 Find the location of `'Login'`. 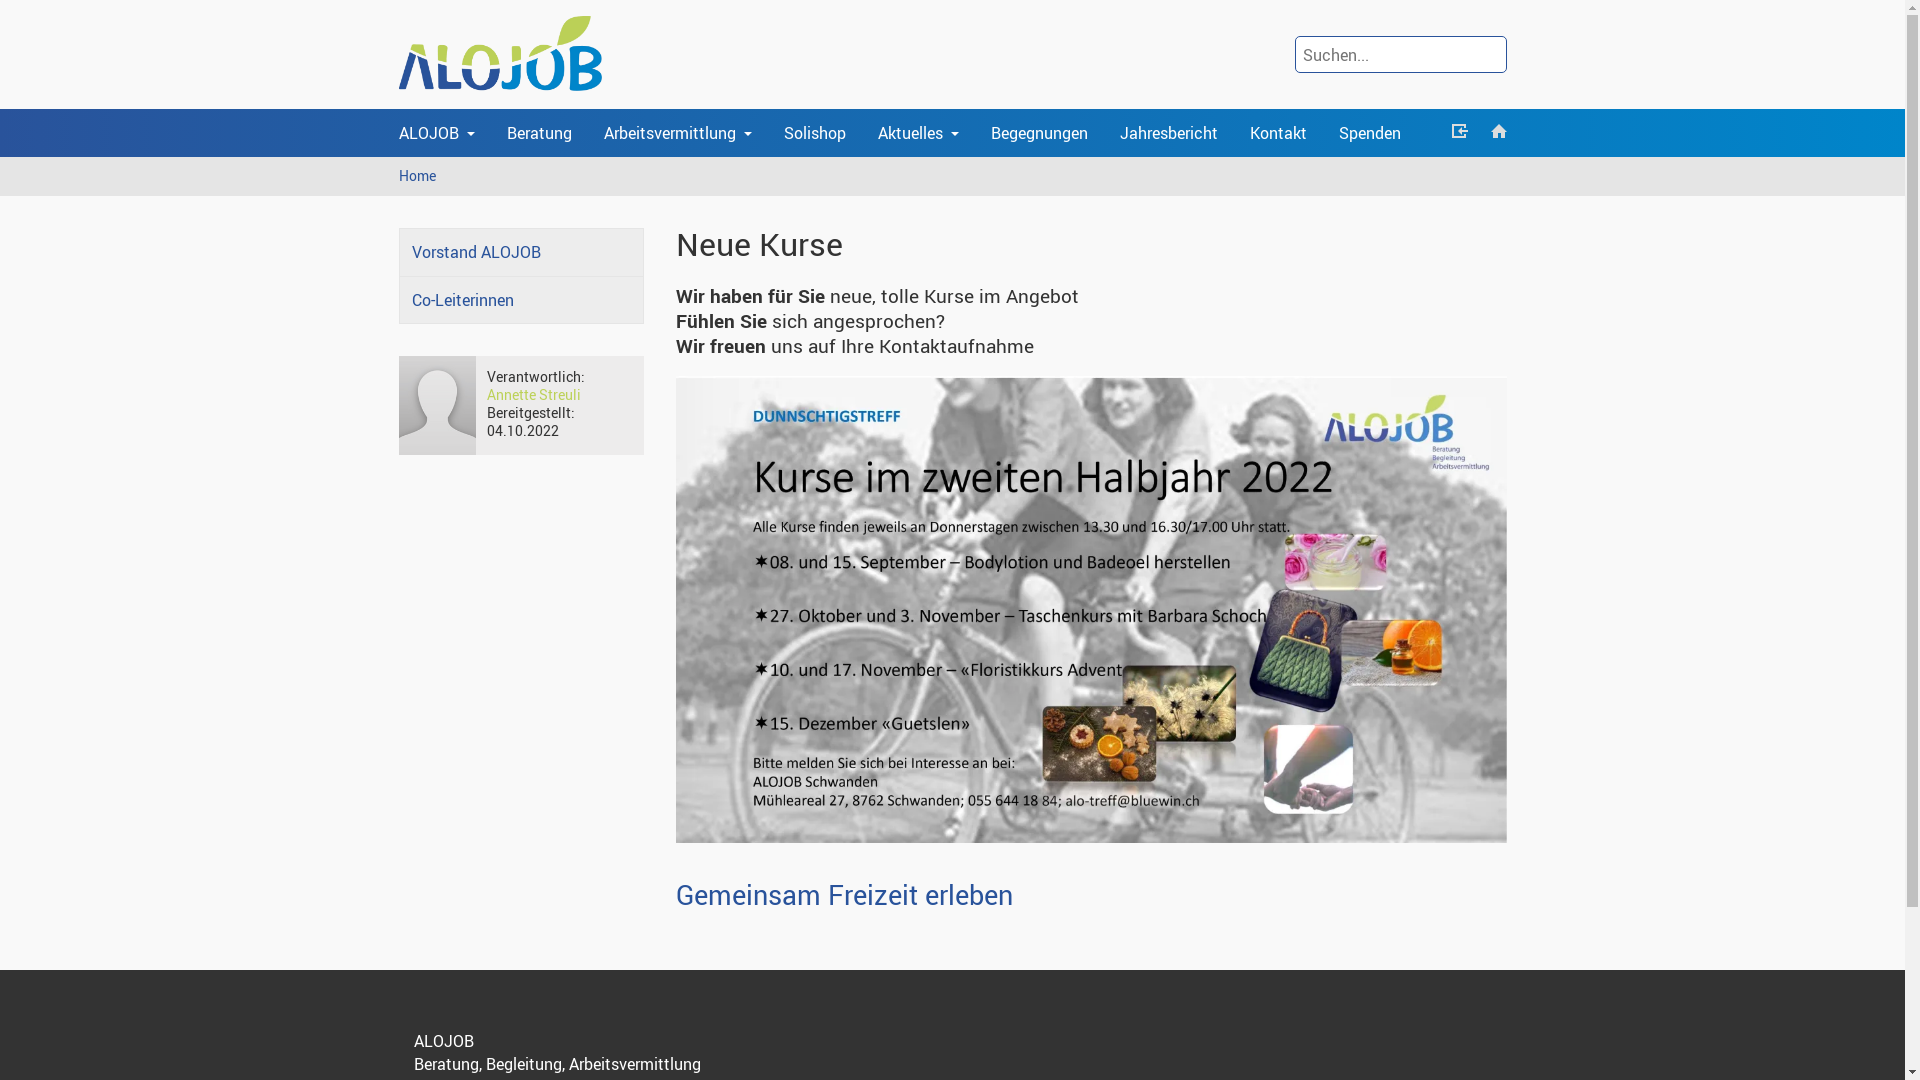

'Login' is located at coordinates (1459, 132).